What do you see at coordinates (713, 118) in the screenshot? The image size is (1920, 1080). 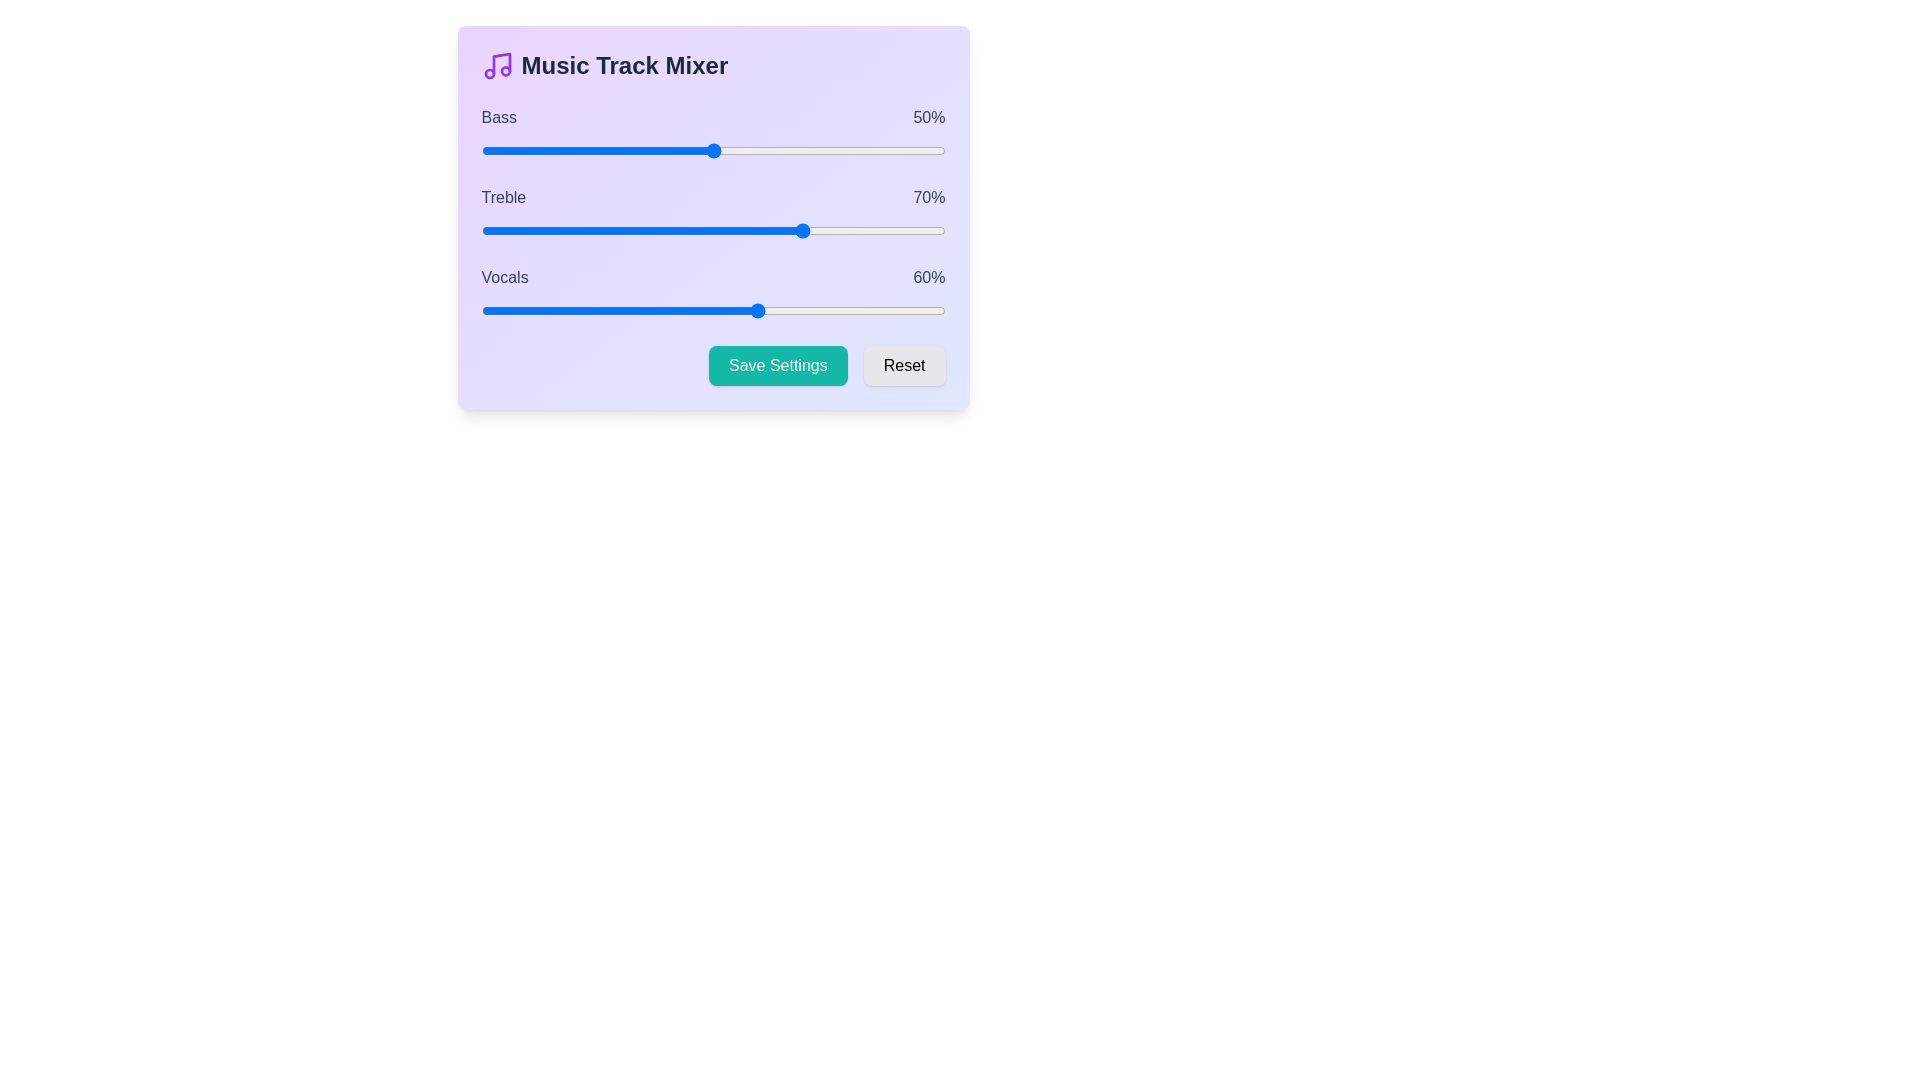 I see `the text label corresponding to the track Bass` at bounding box center [713, 118].